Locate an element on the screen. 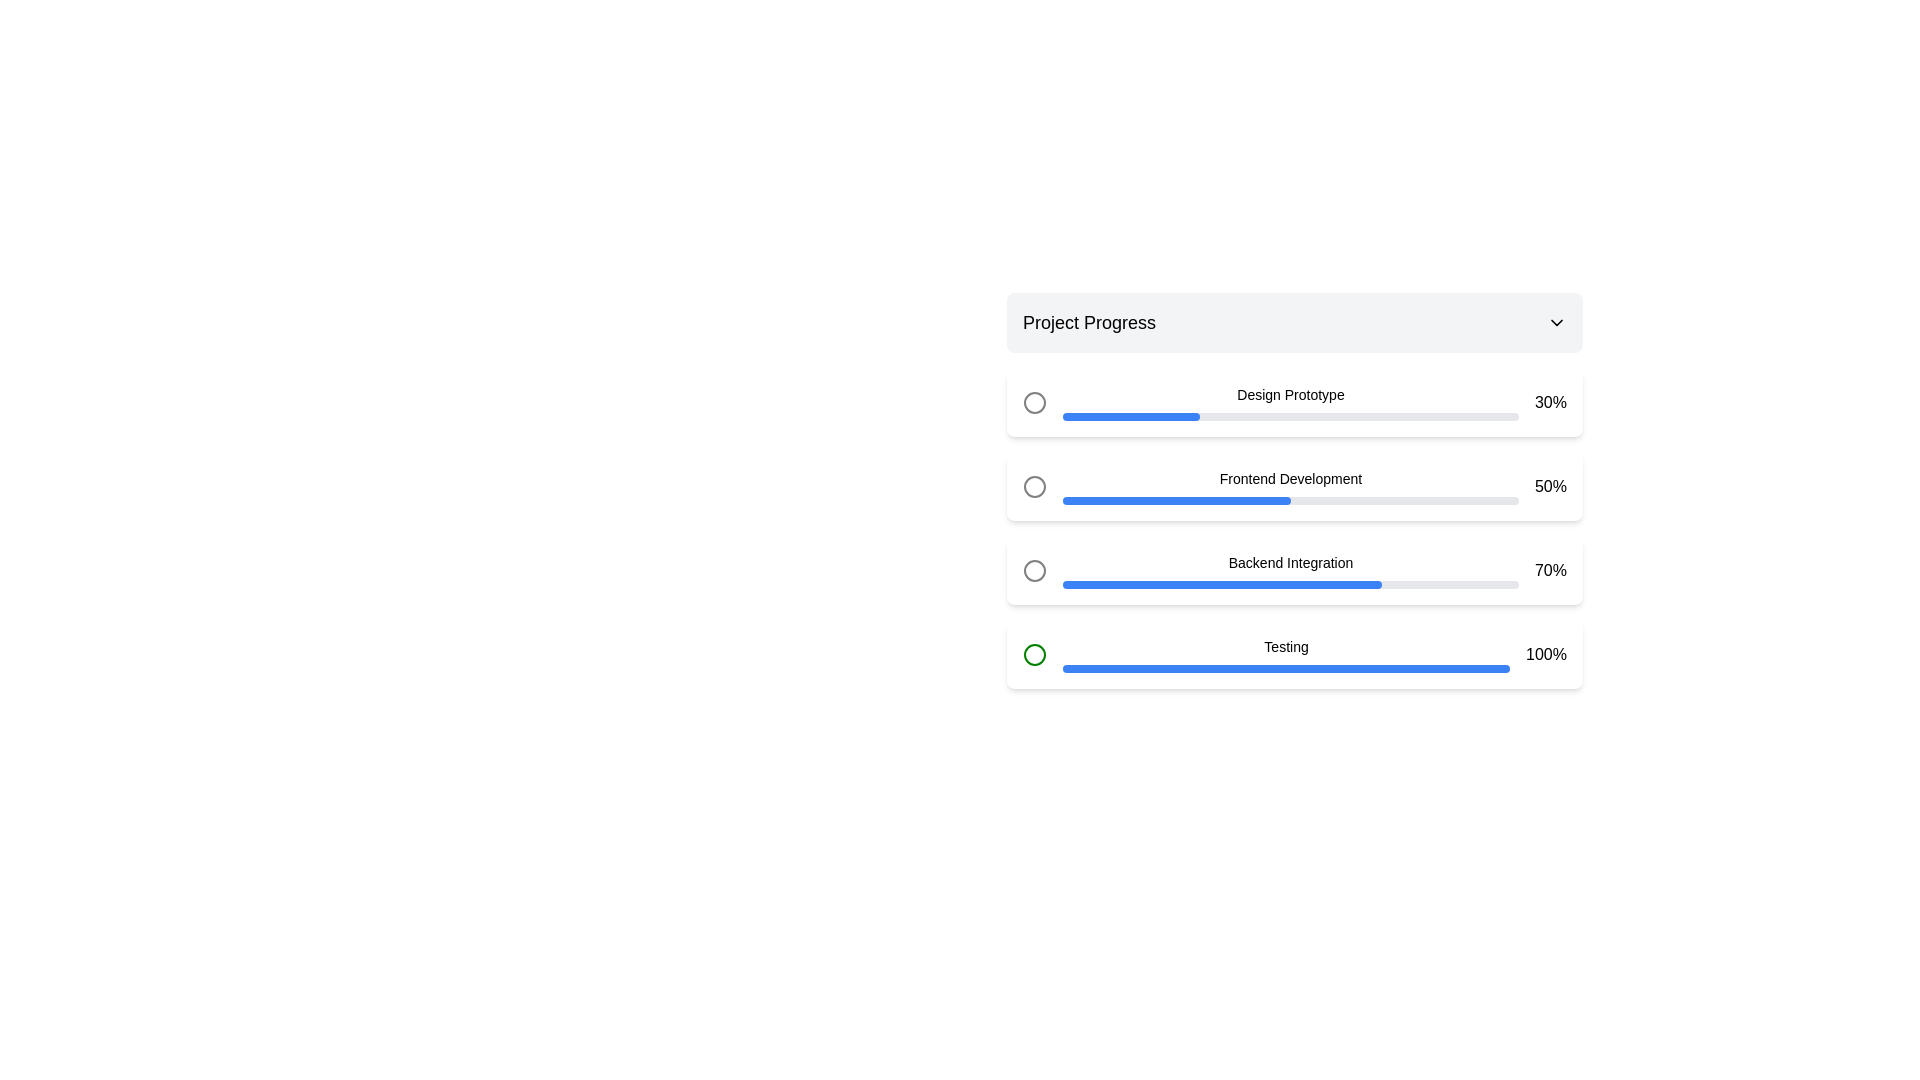  the progress tracker component representing the 'Backend Integration' phase of the project, which is the third element in a vertical list is located at coordinates (1295, 570).